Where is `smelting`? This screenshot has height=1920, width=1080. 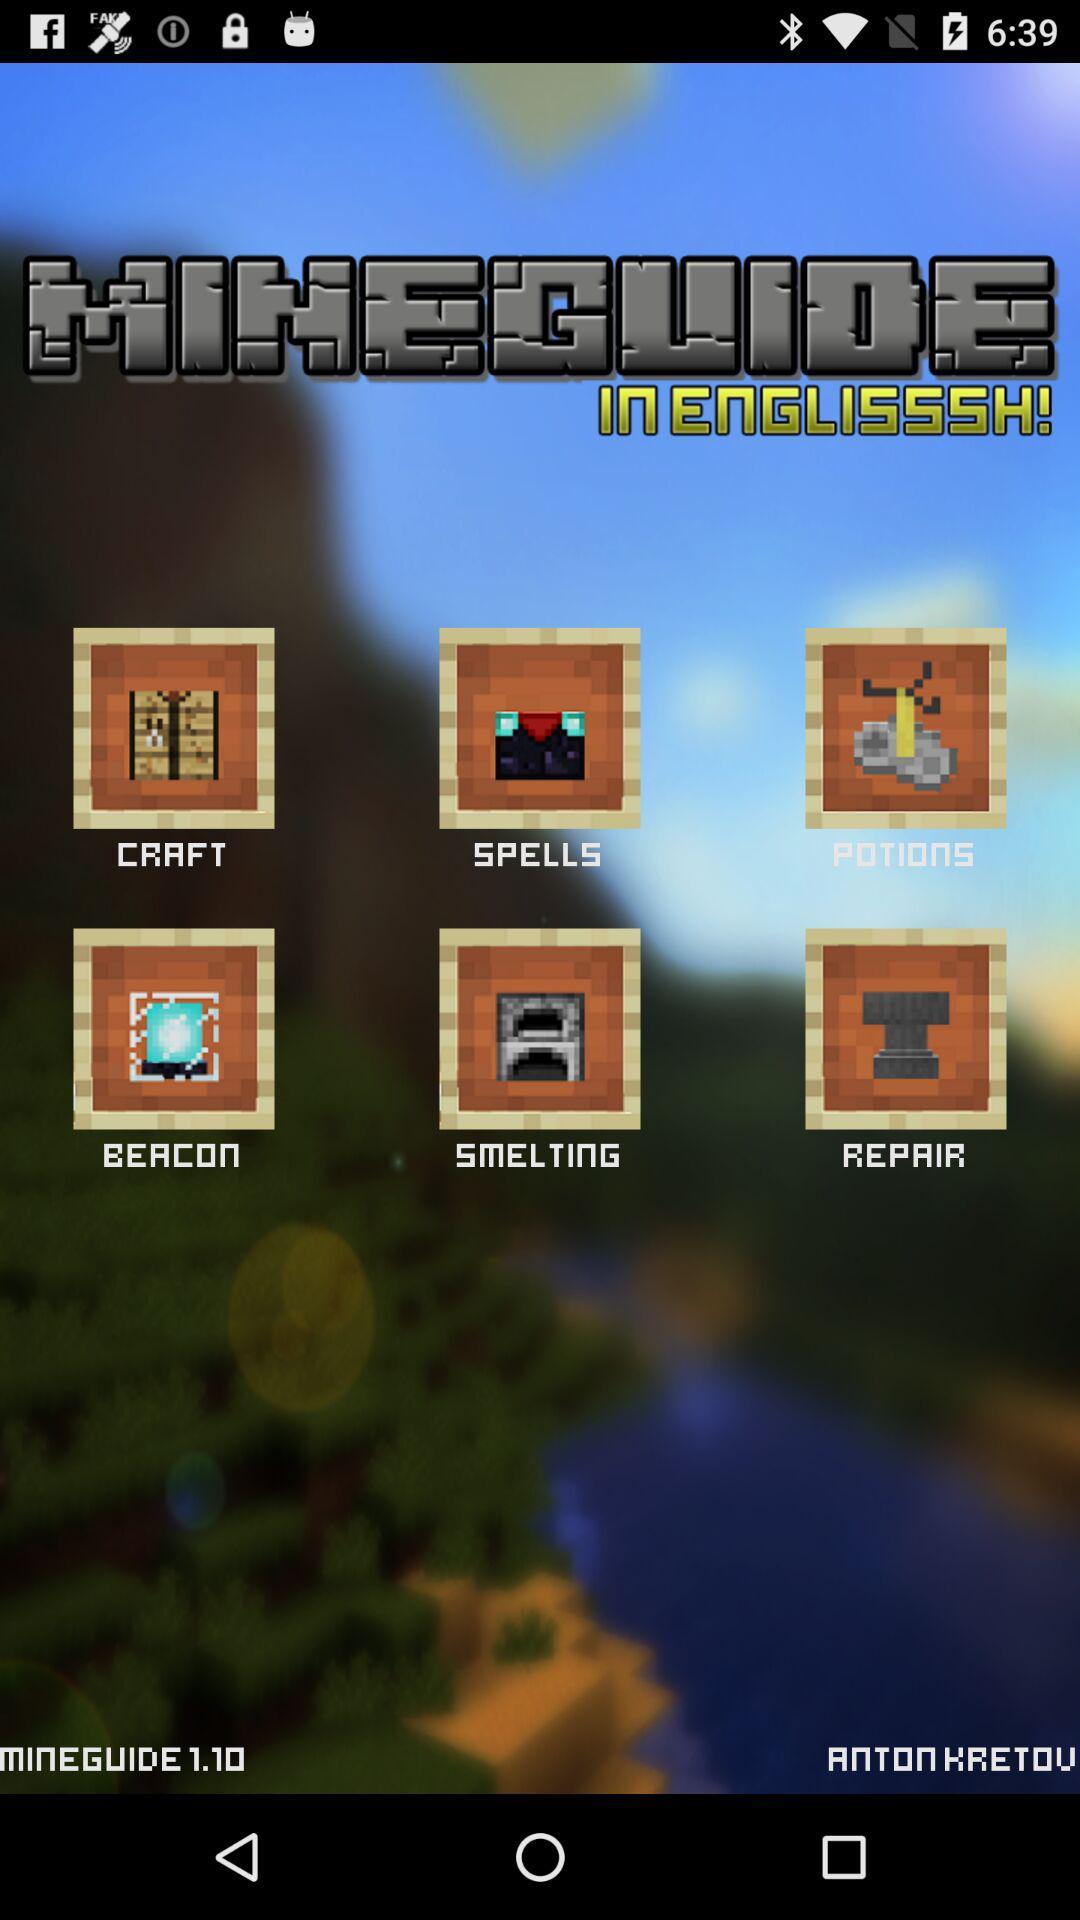 smelting is located at coordinates (540, 1028).